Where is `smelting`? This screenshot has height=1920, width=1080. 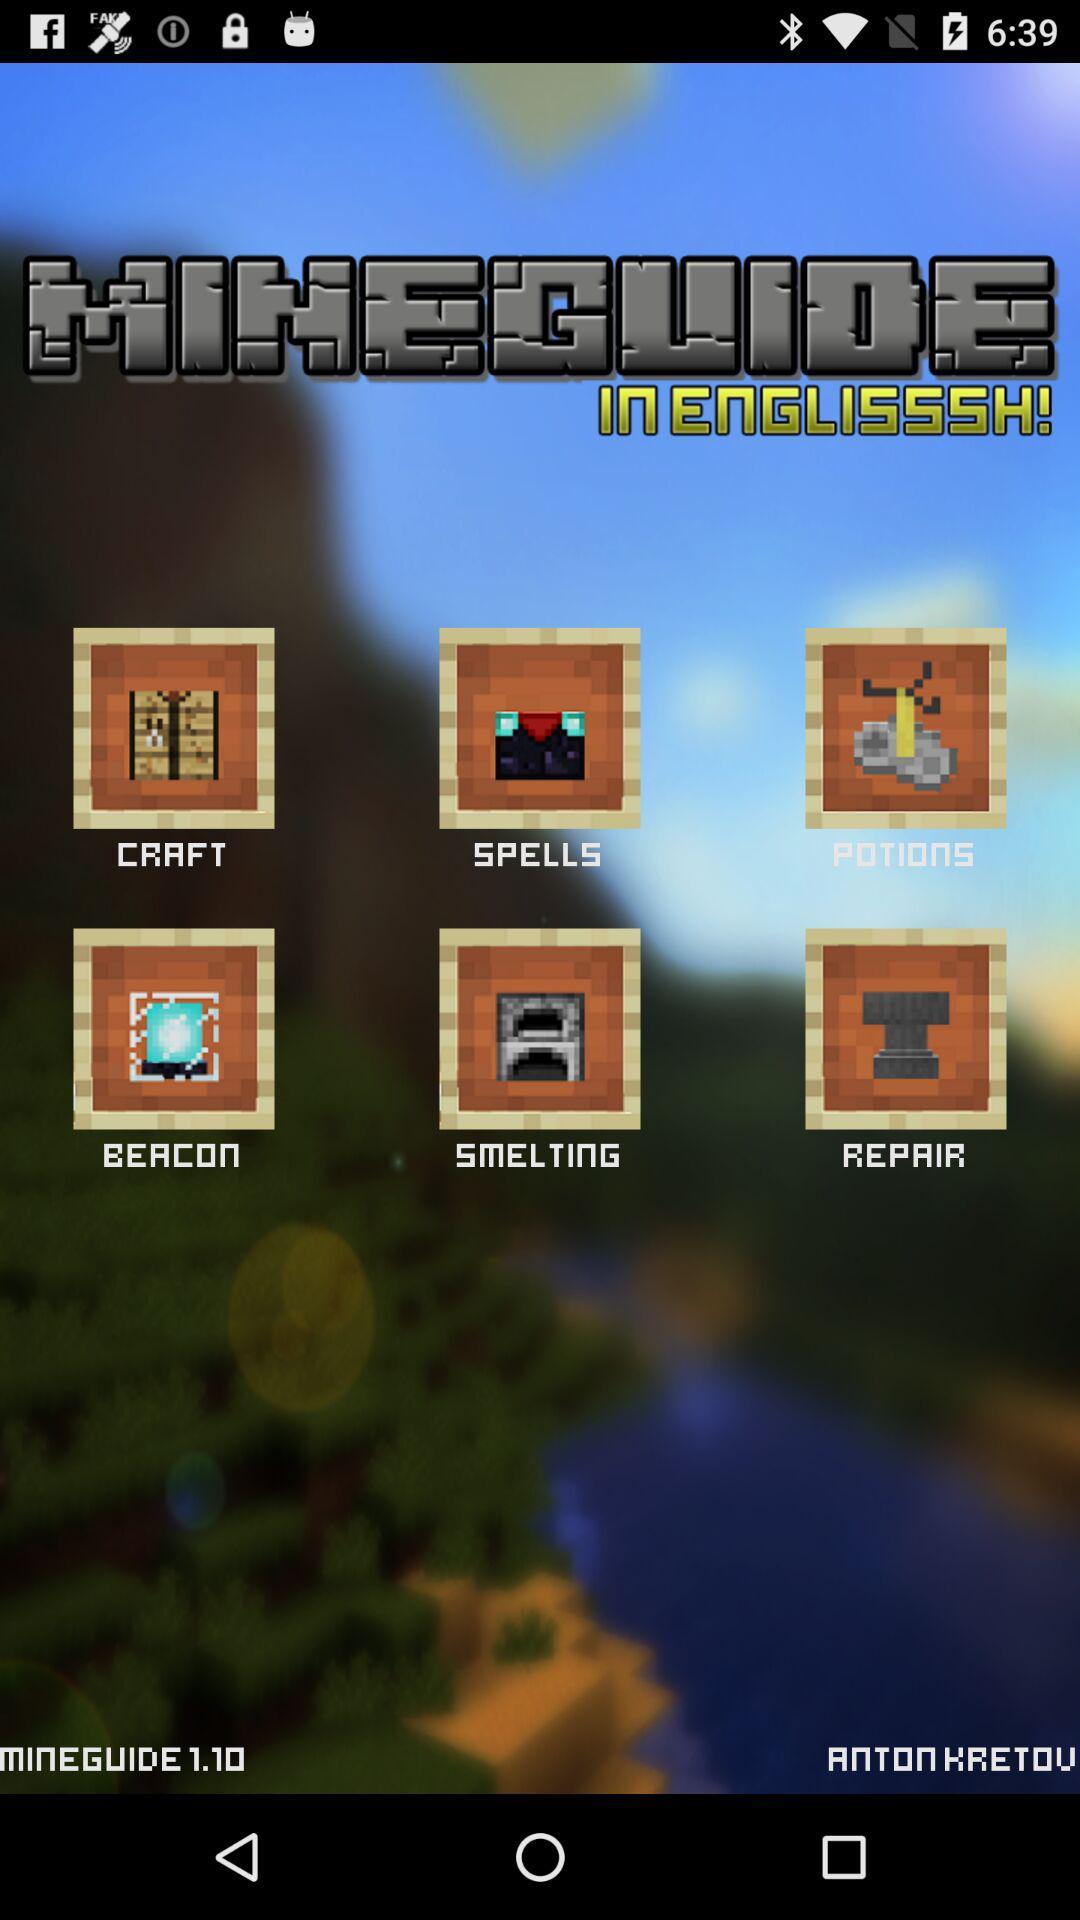 smelting is located at coordinates (540, 1028).